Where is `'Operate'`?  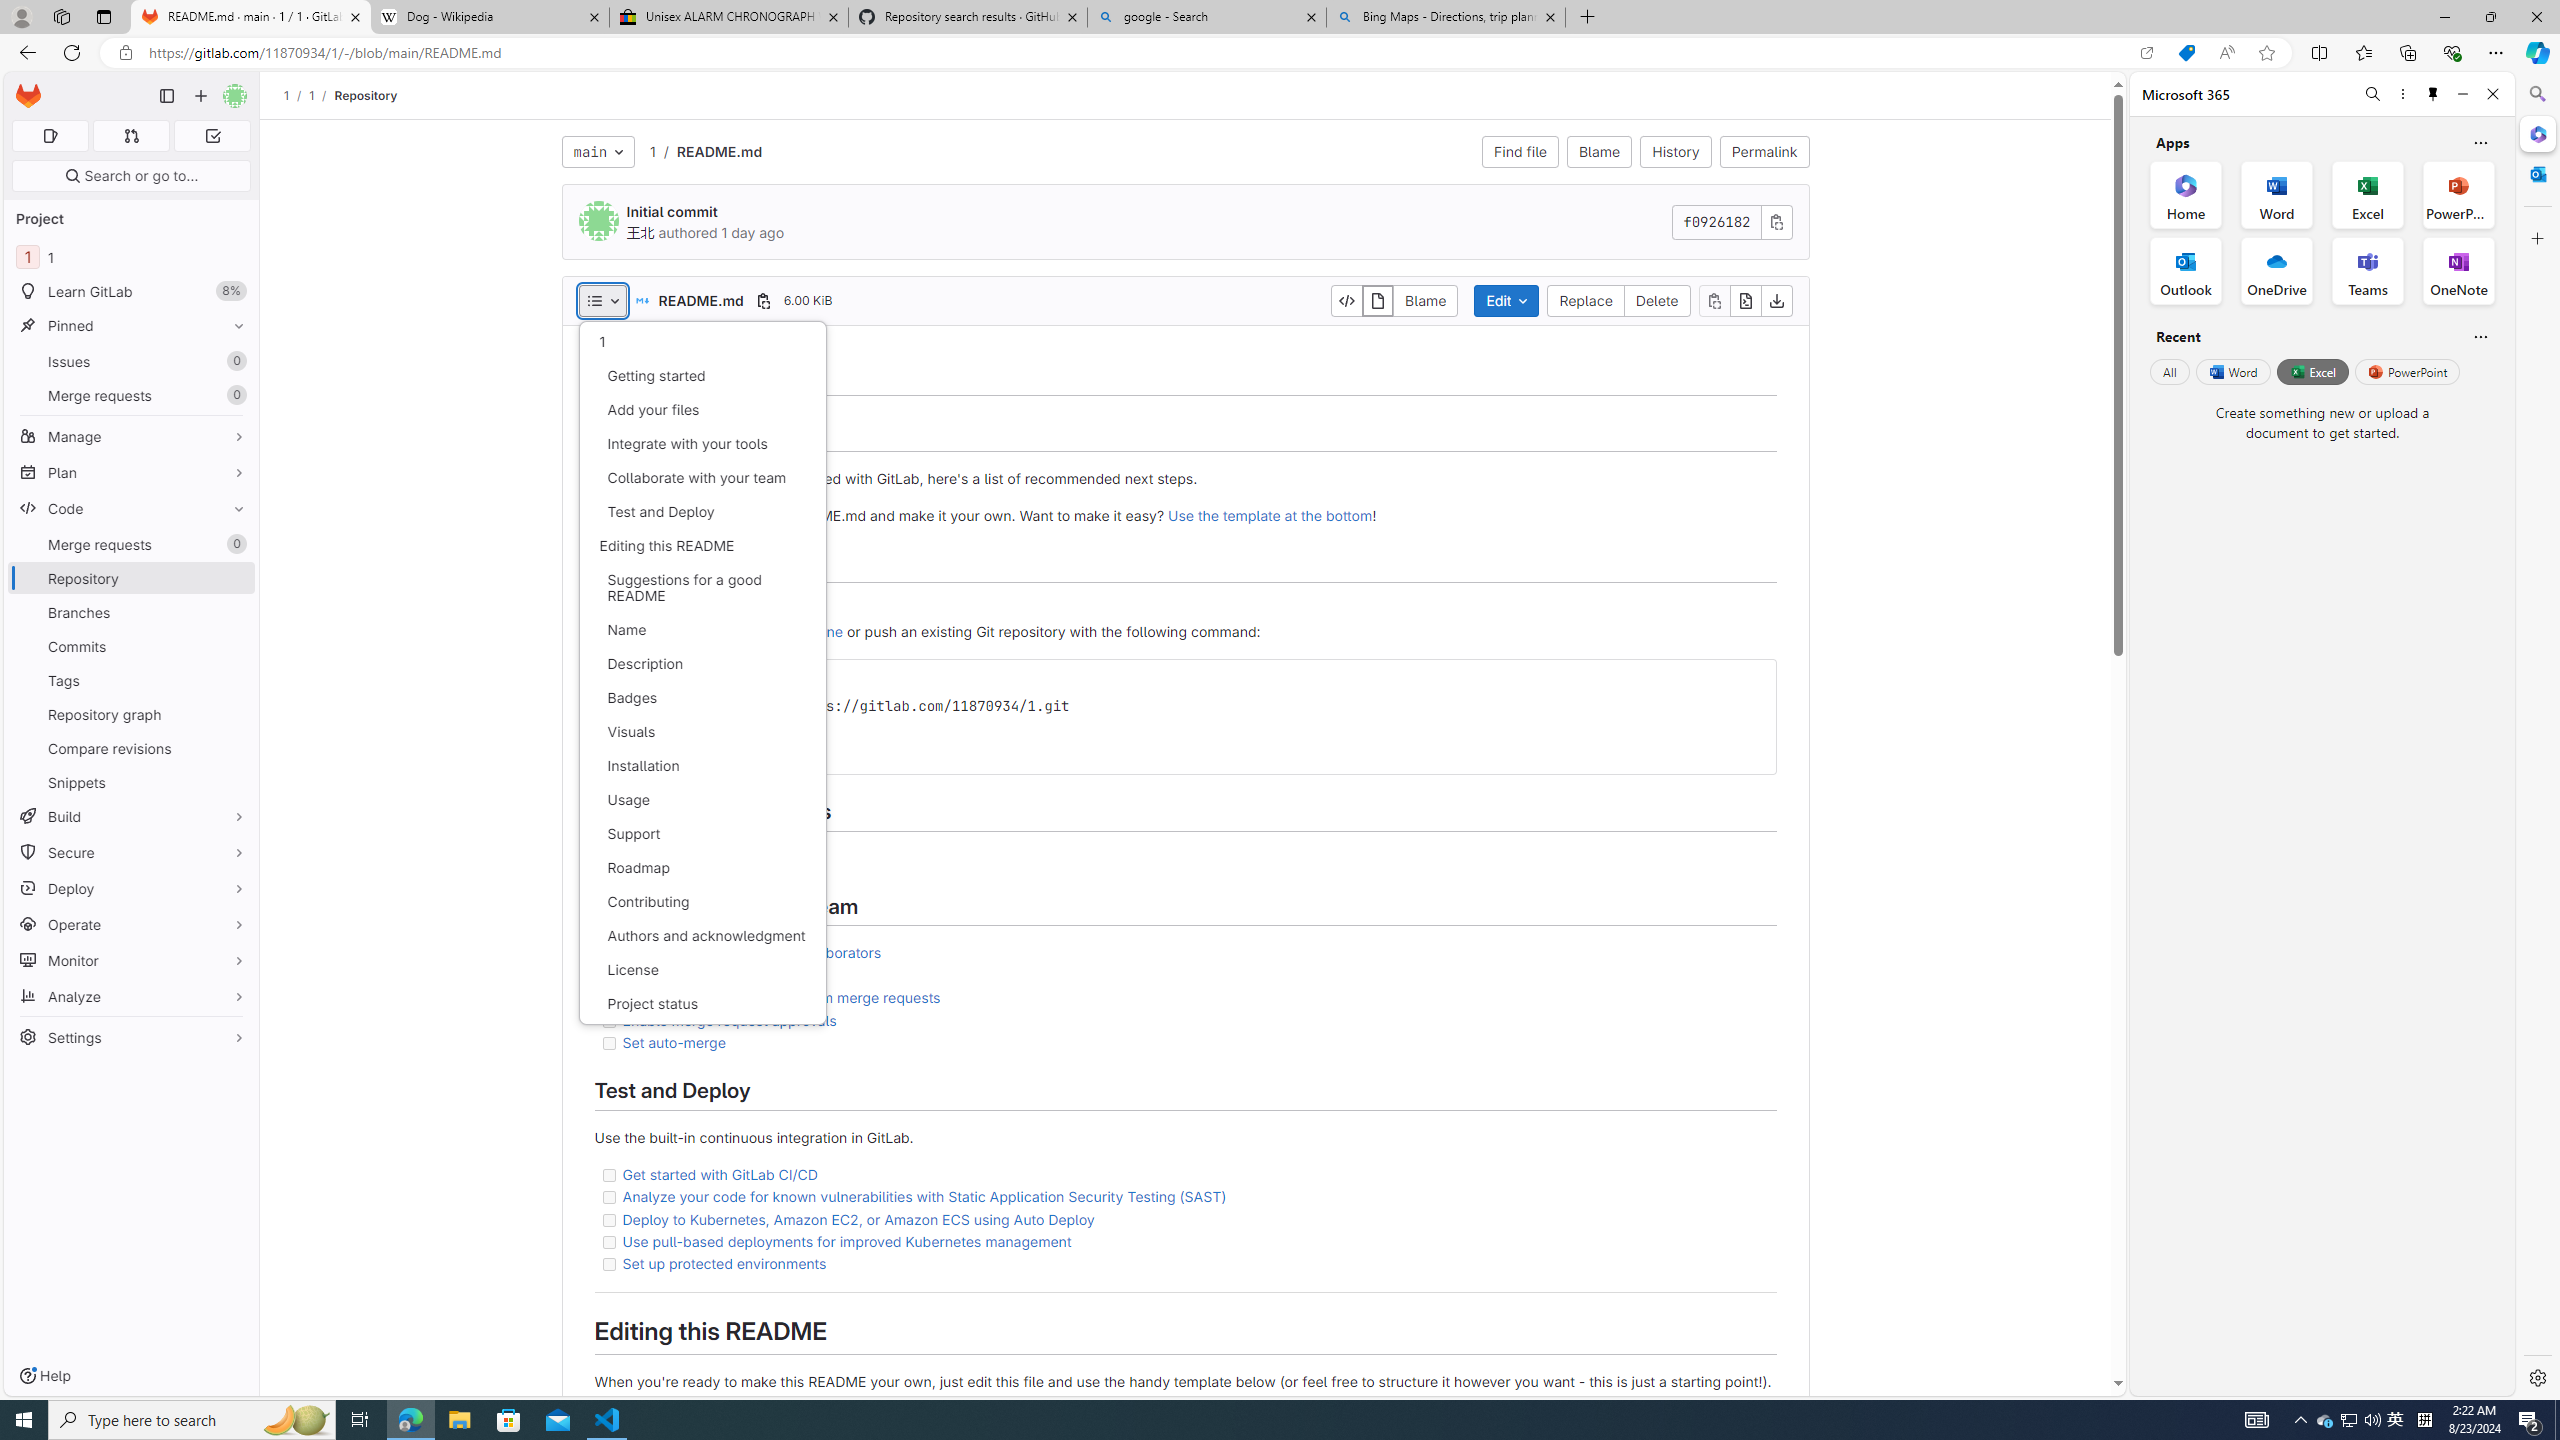
'Operate' is located at coordinates (130, 923).